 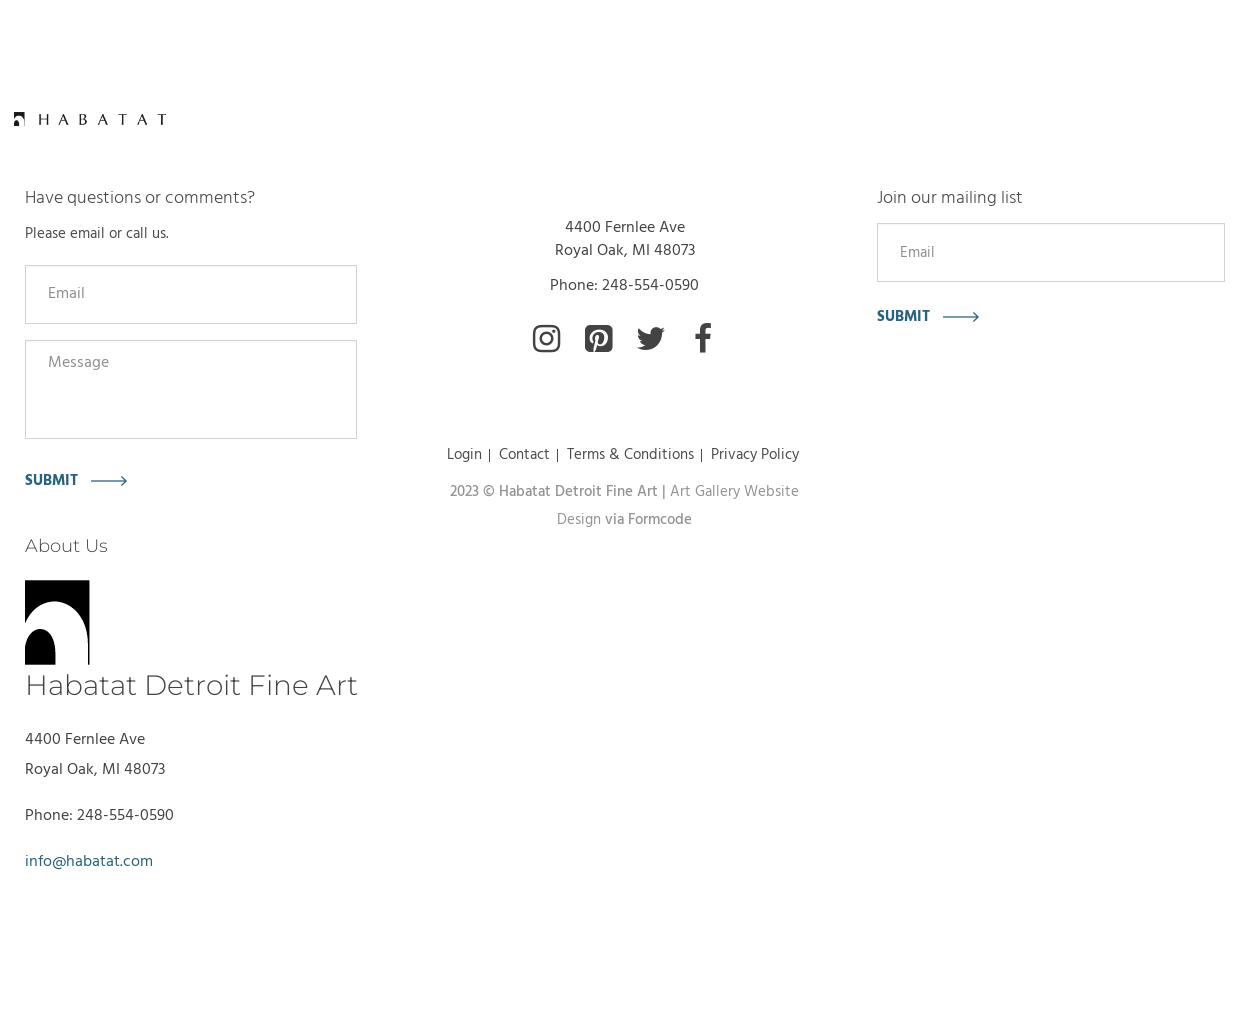 What do you see at coordinates (948, 197) in the screenshot?
I see `'Join our mailing list'` at bounding box center [948, 197].